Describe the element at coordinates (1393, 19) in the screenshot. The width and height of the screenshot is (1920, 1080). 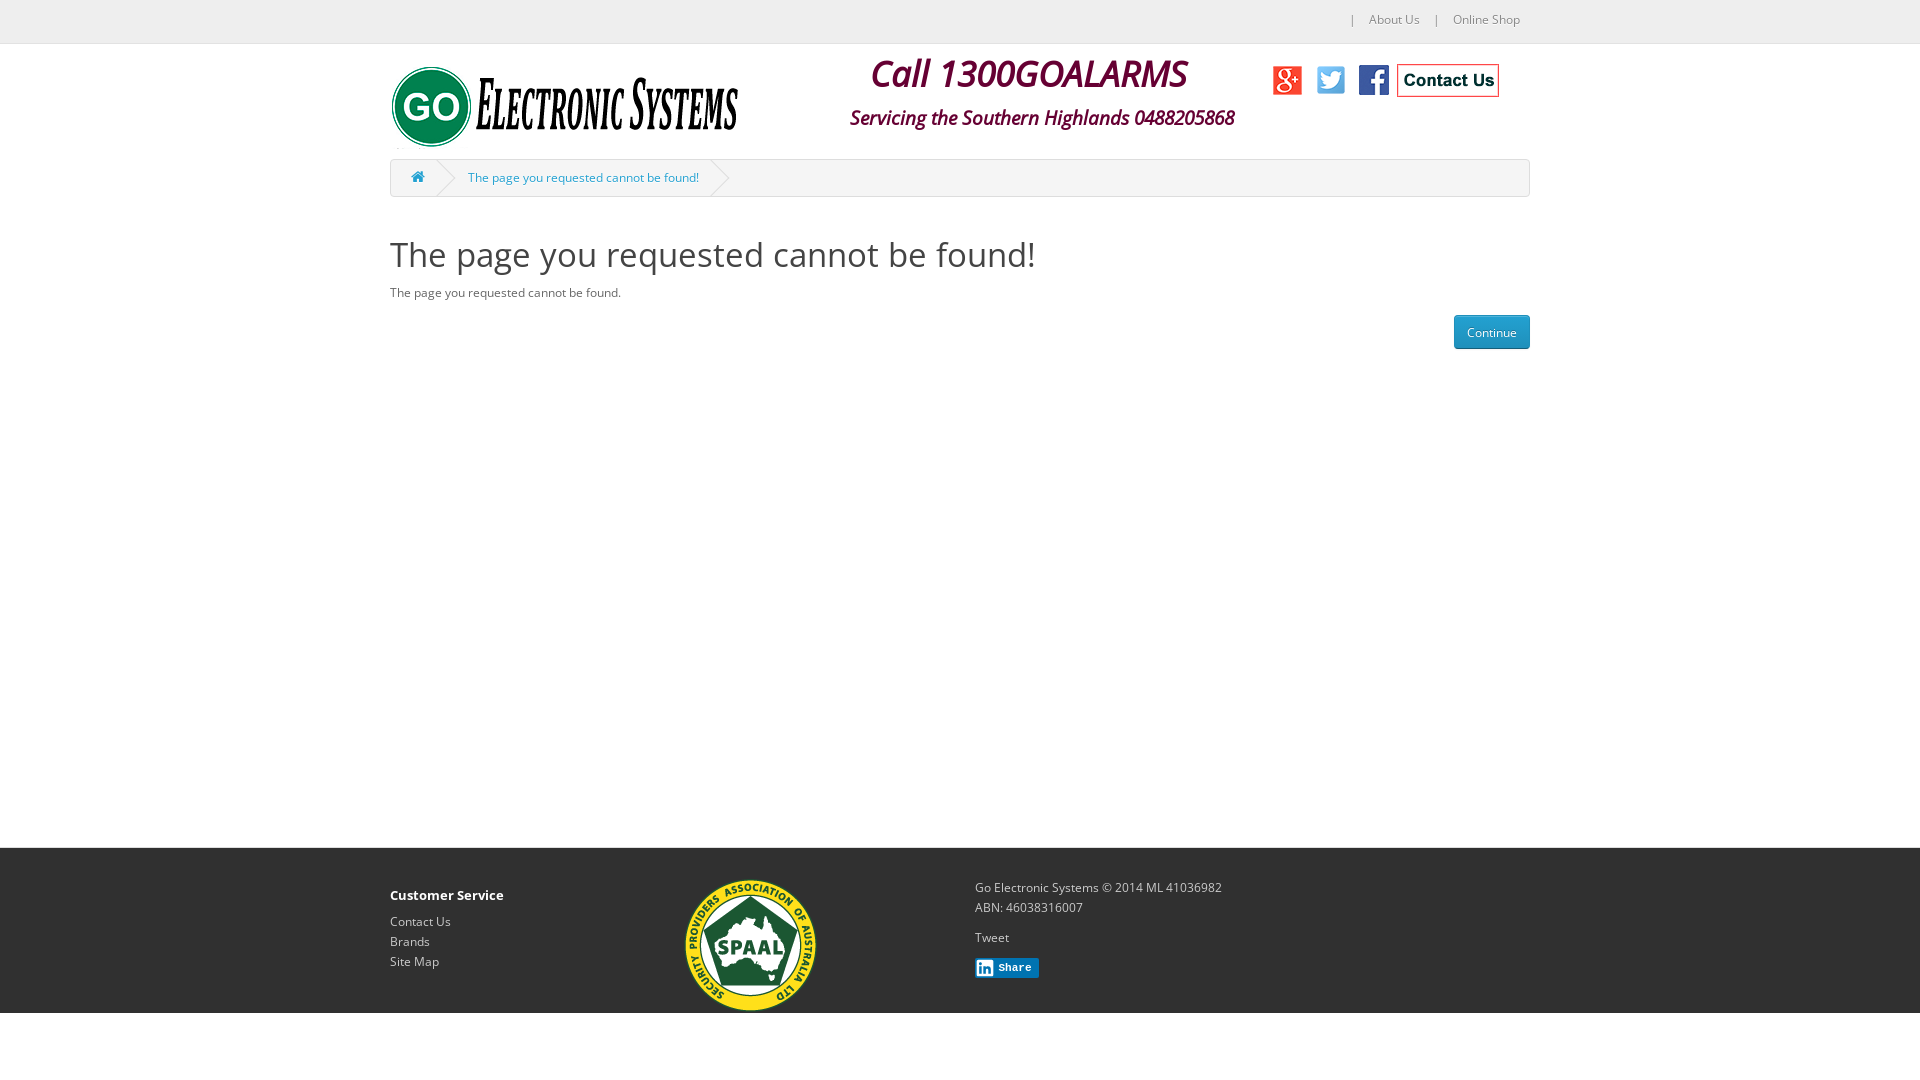
I see `'About Us'` at that location.